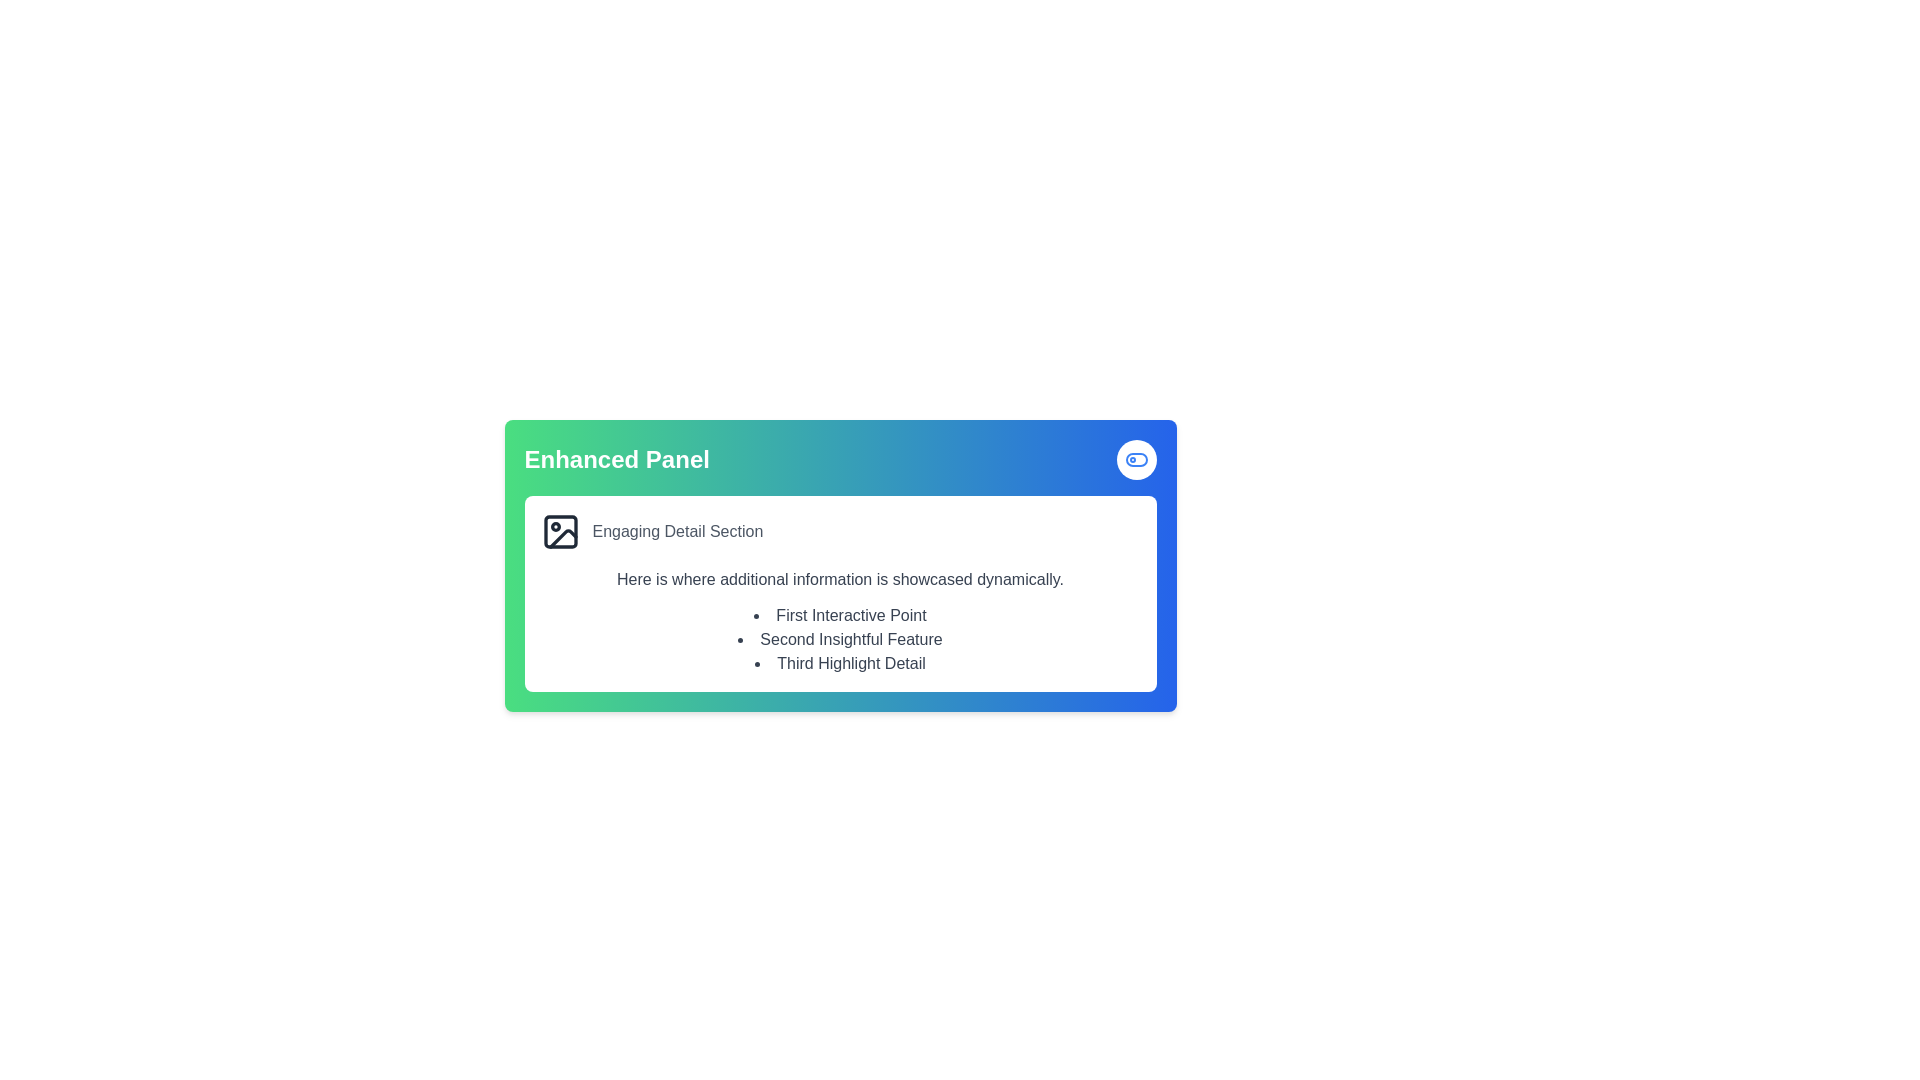  I want to click on the small circular button with a white background and a toggle-like icon in the top-right corner of the 'Enhanced Panel', so click(1136, 459).